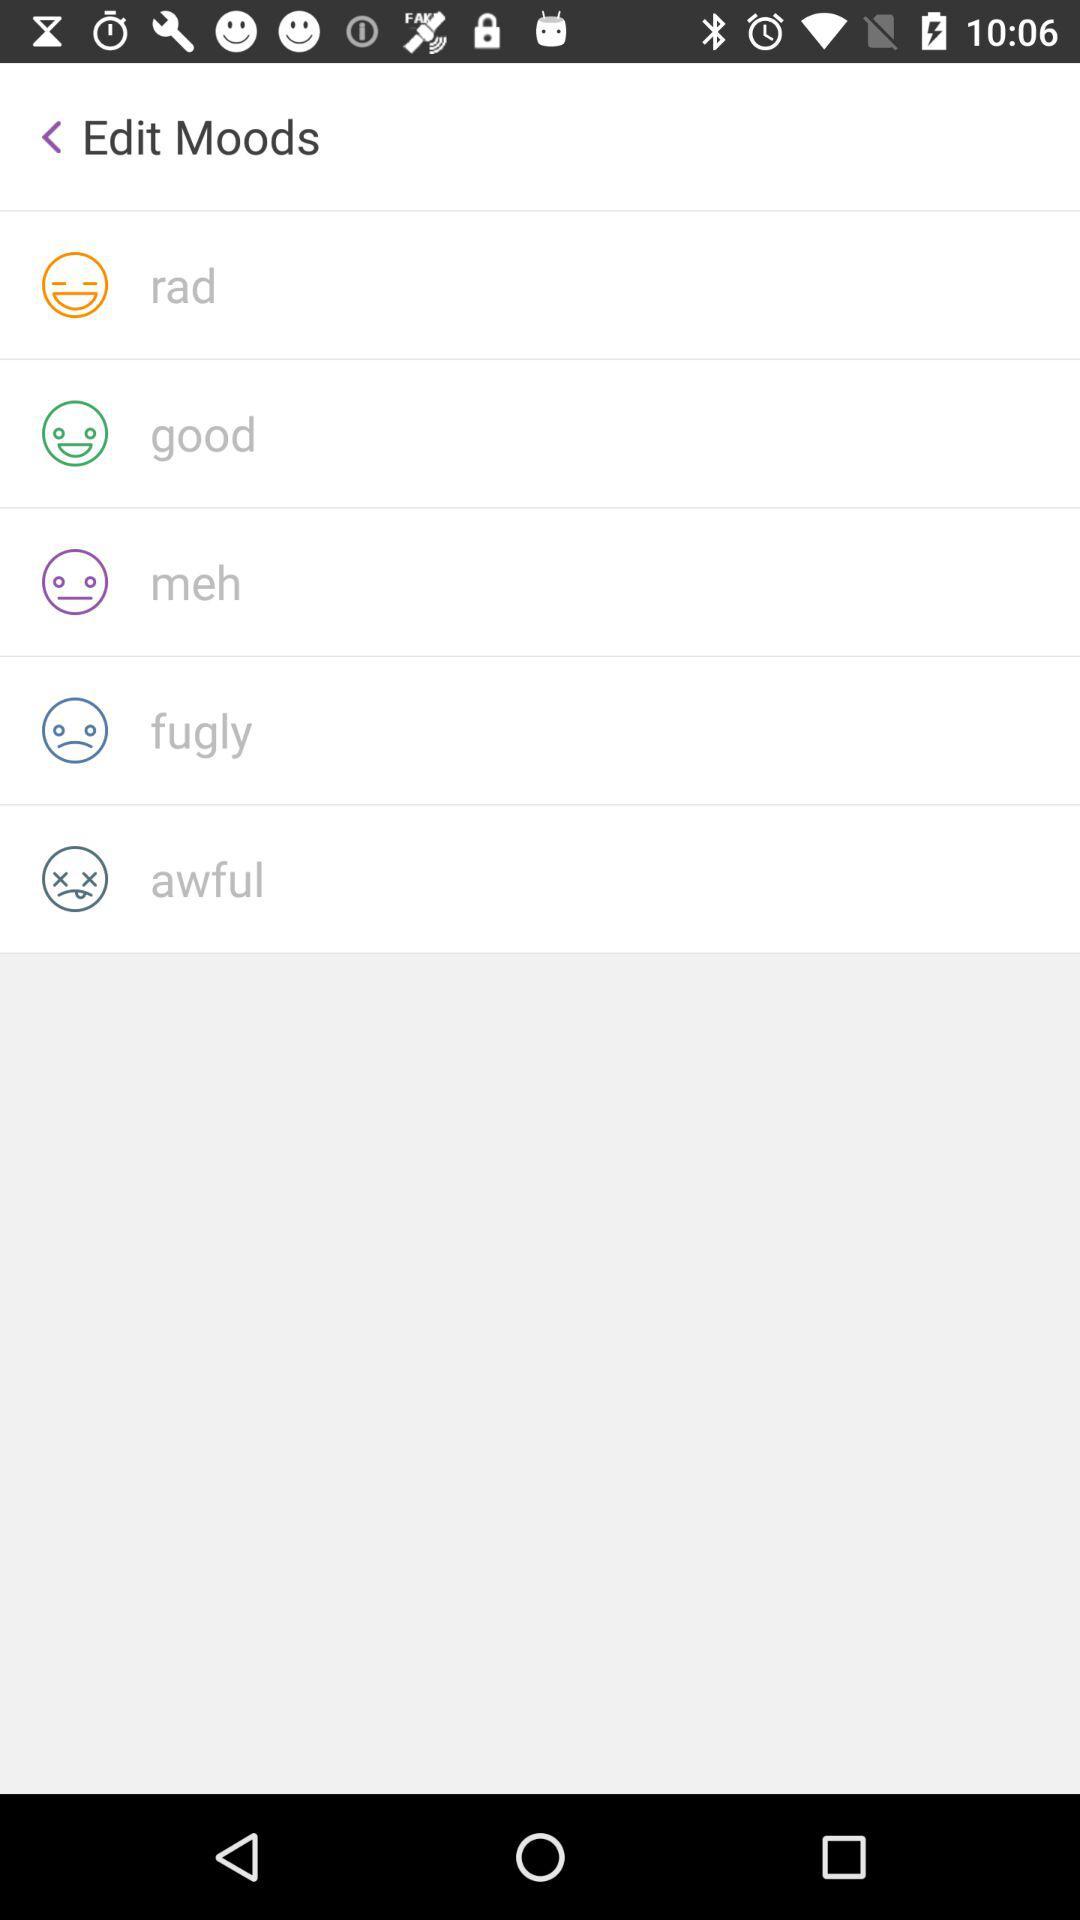 This screenshot has width=1080, height=1920. What do you see at coordinates (613, 283) in the screenshot?
I see `edit mood` at bounding box center [613, 283].